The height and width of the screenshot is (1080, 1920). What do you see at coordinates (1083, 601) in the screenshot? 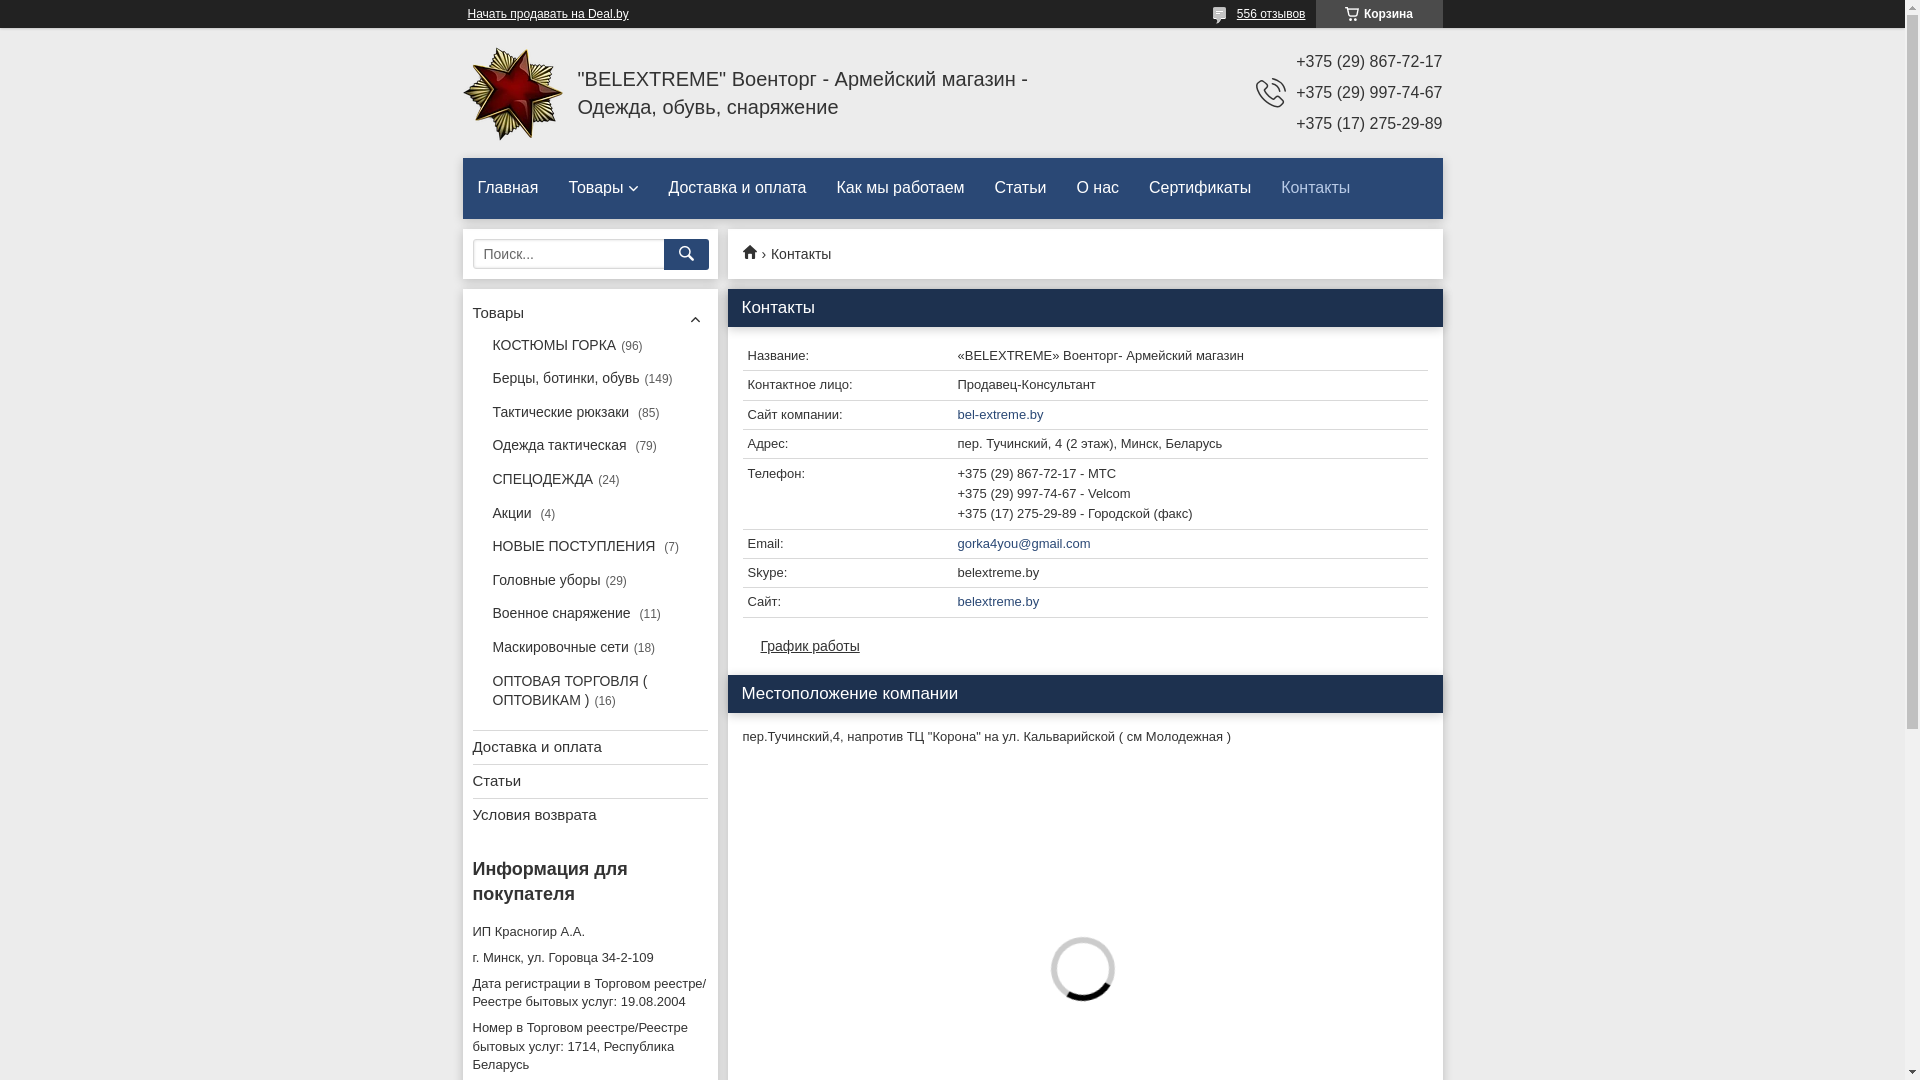
I see `'belextreme.by'` at bounding box center [1083, 601].